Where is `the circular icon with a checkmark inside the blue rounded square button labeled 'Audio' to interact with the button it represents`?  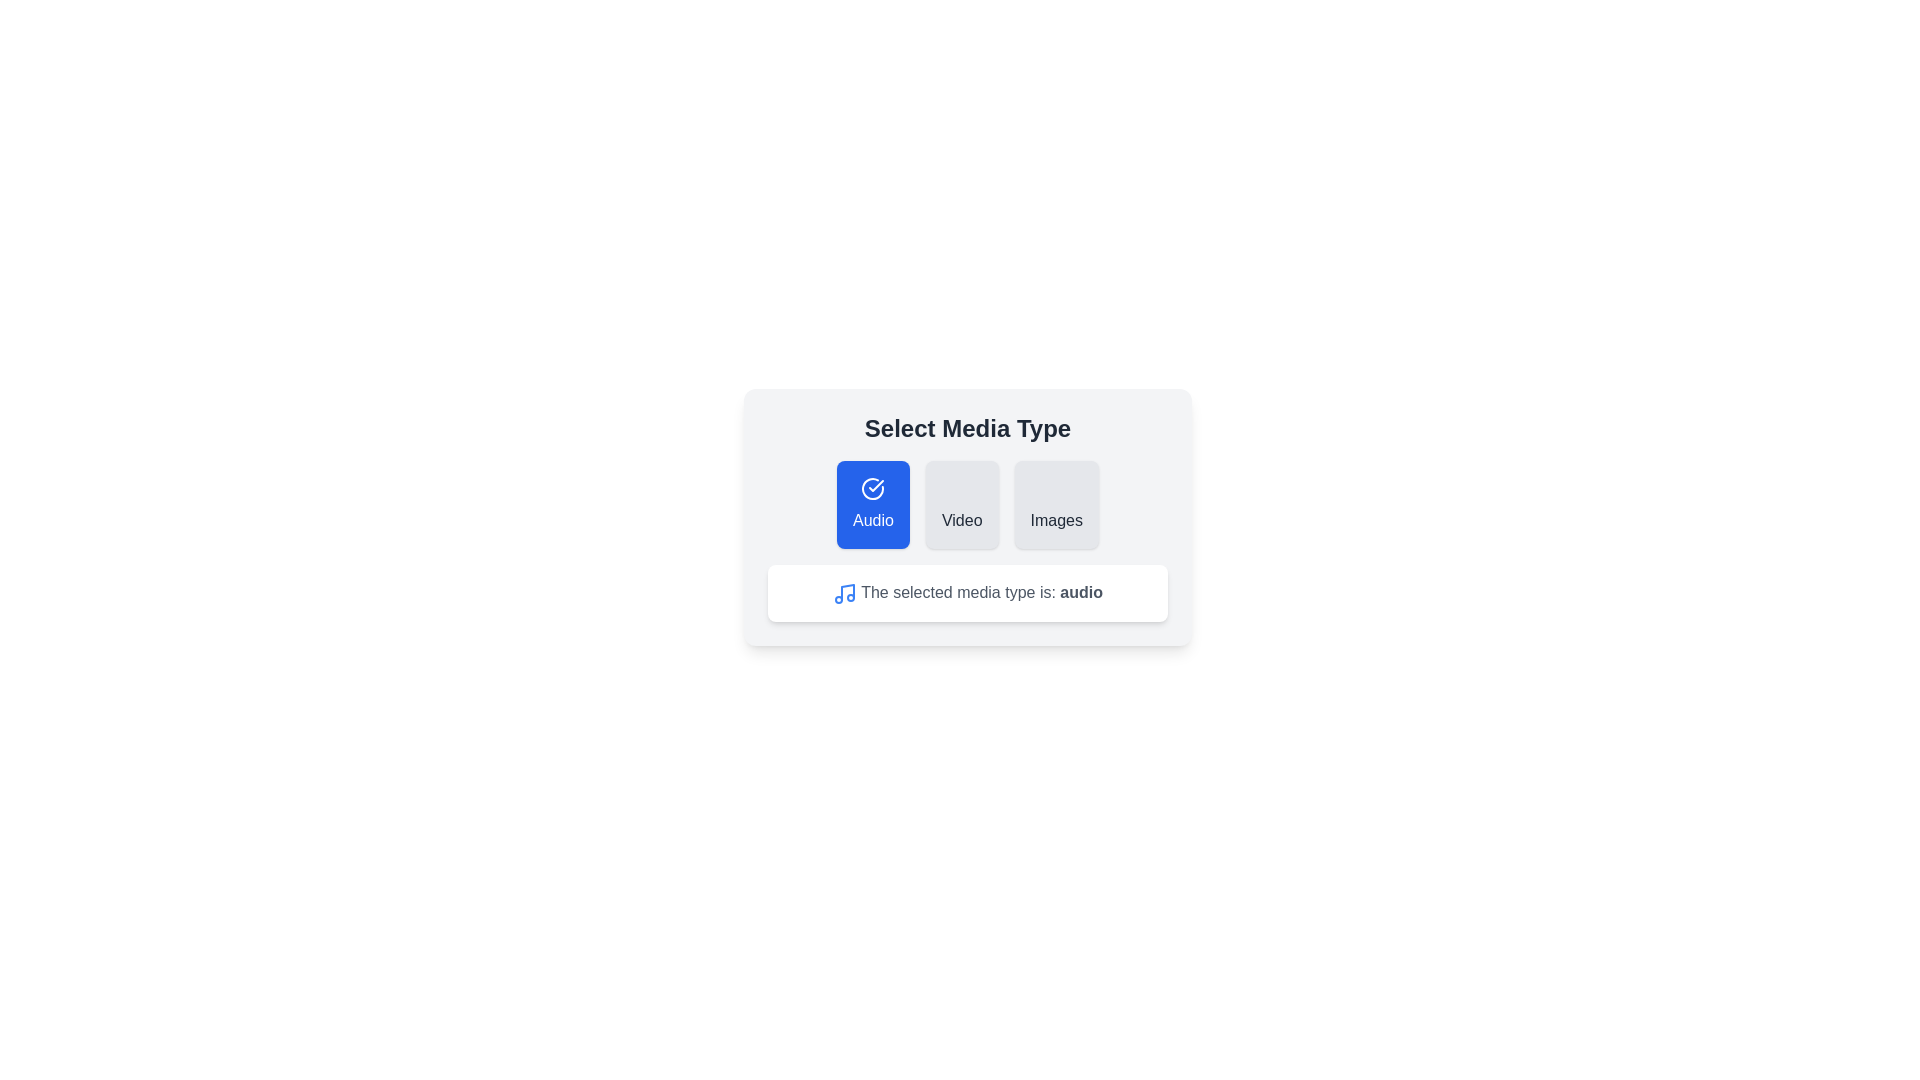 the circular icon with a checkmark inside the blue rounded square button labeled 'Audio' to interact with the button it represents is located at coordinates (873, 489).